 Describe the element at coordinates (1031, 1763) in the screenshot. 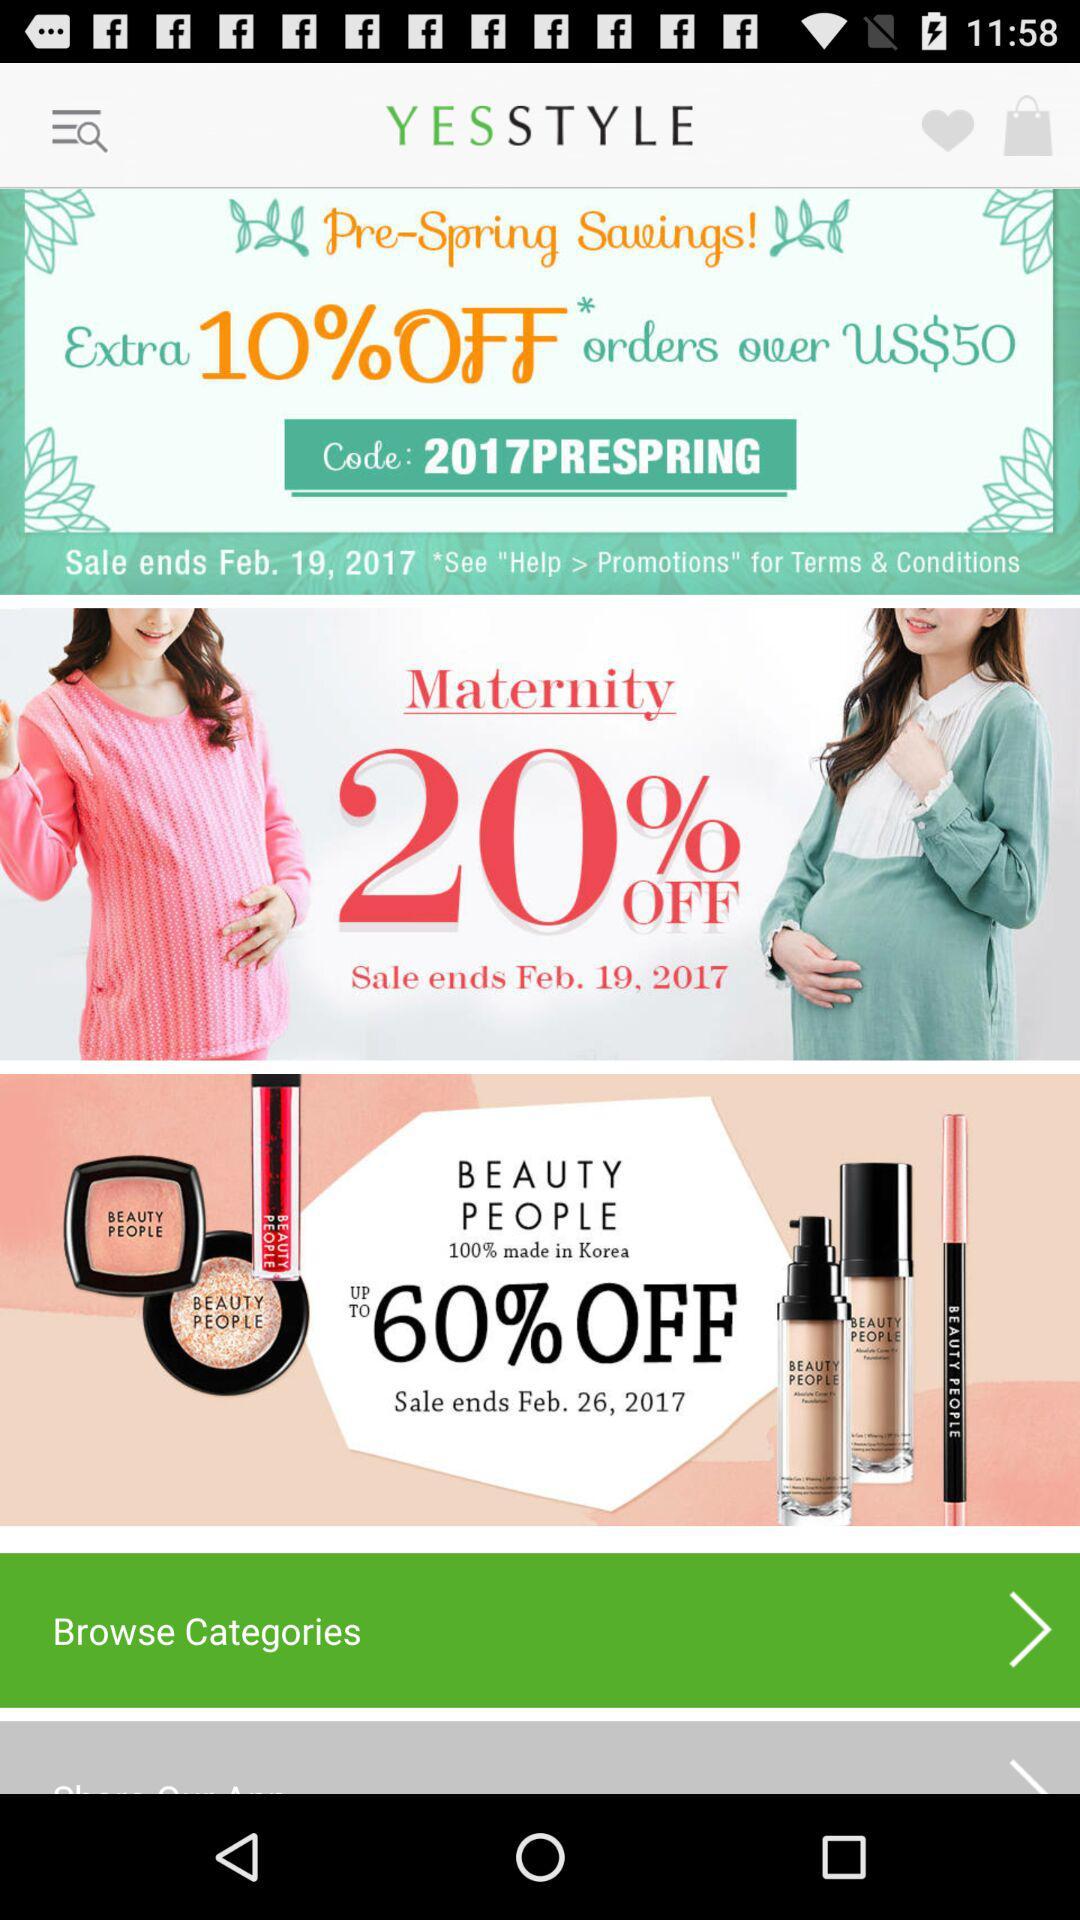

I see `app below browse categories item` at that location.